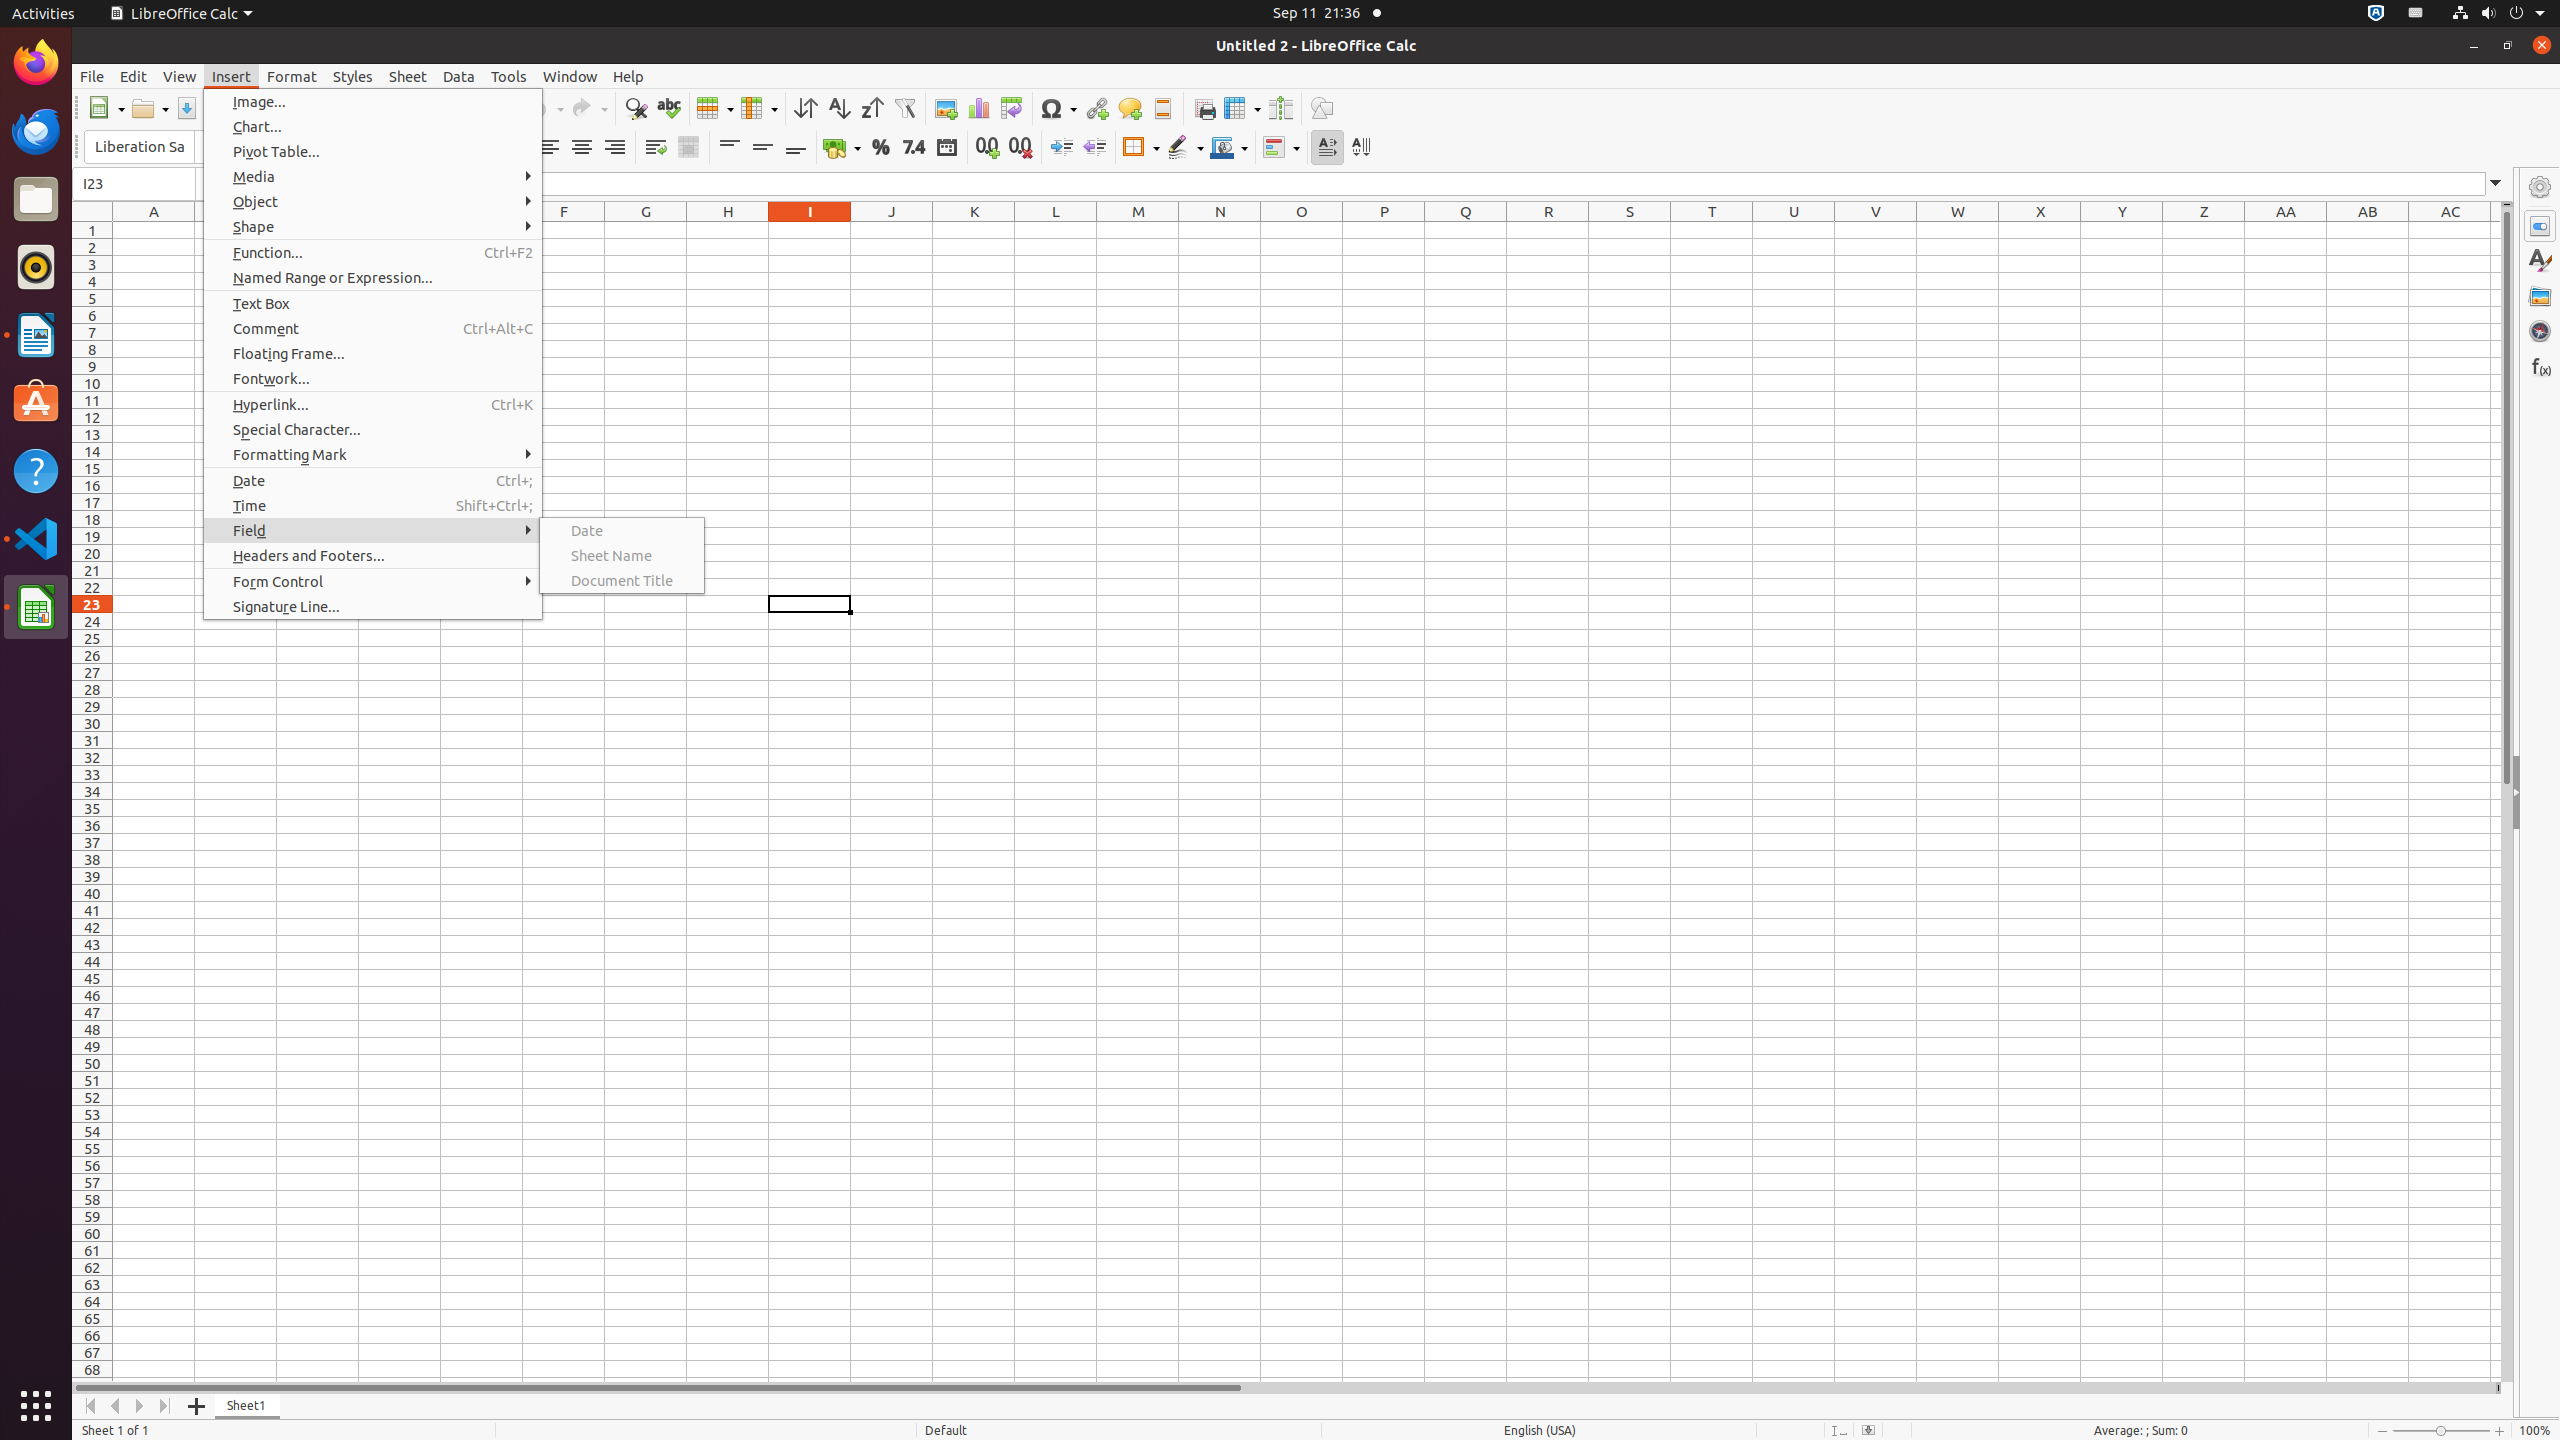  I want to click on 'A1', so click(154, 229).